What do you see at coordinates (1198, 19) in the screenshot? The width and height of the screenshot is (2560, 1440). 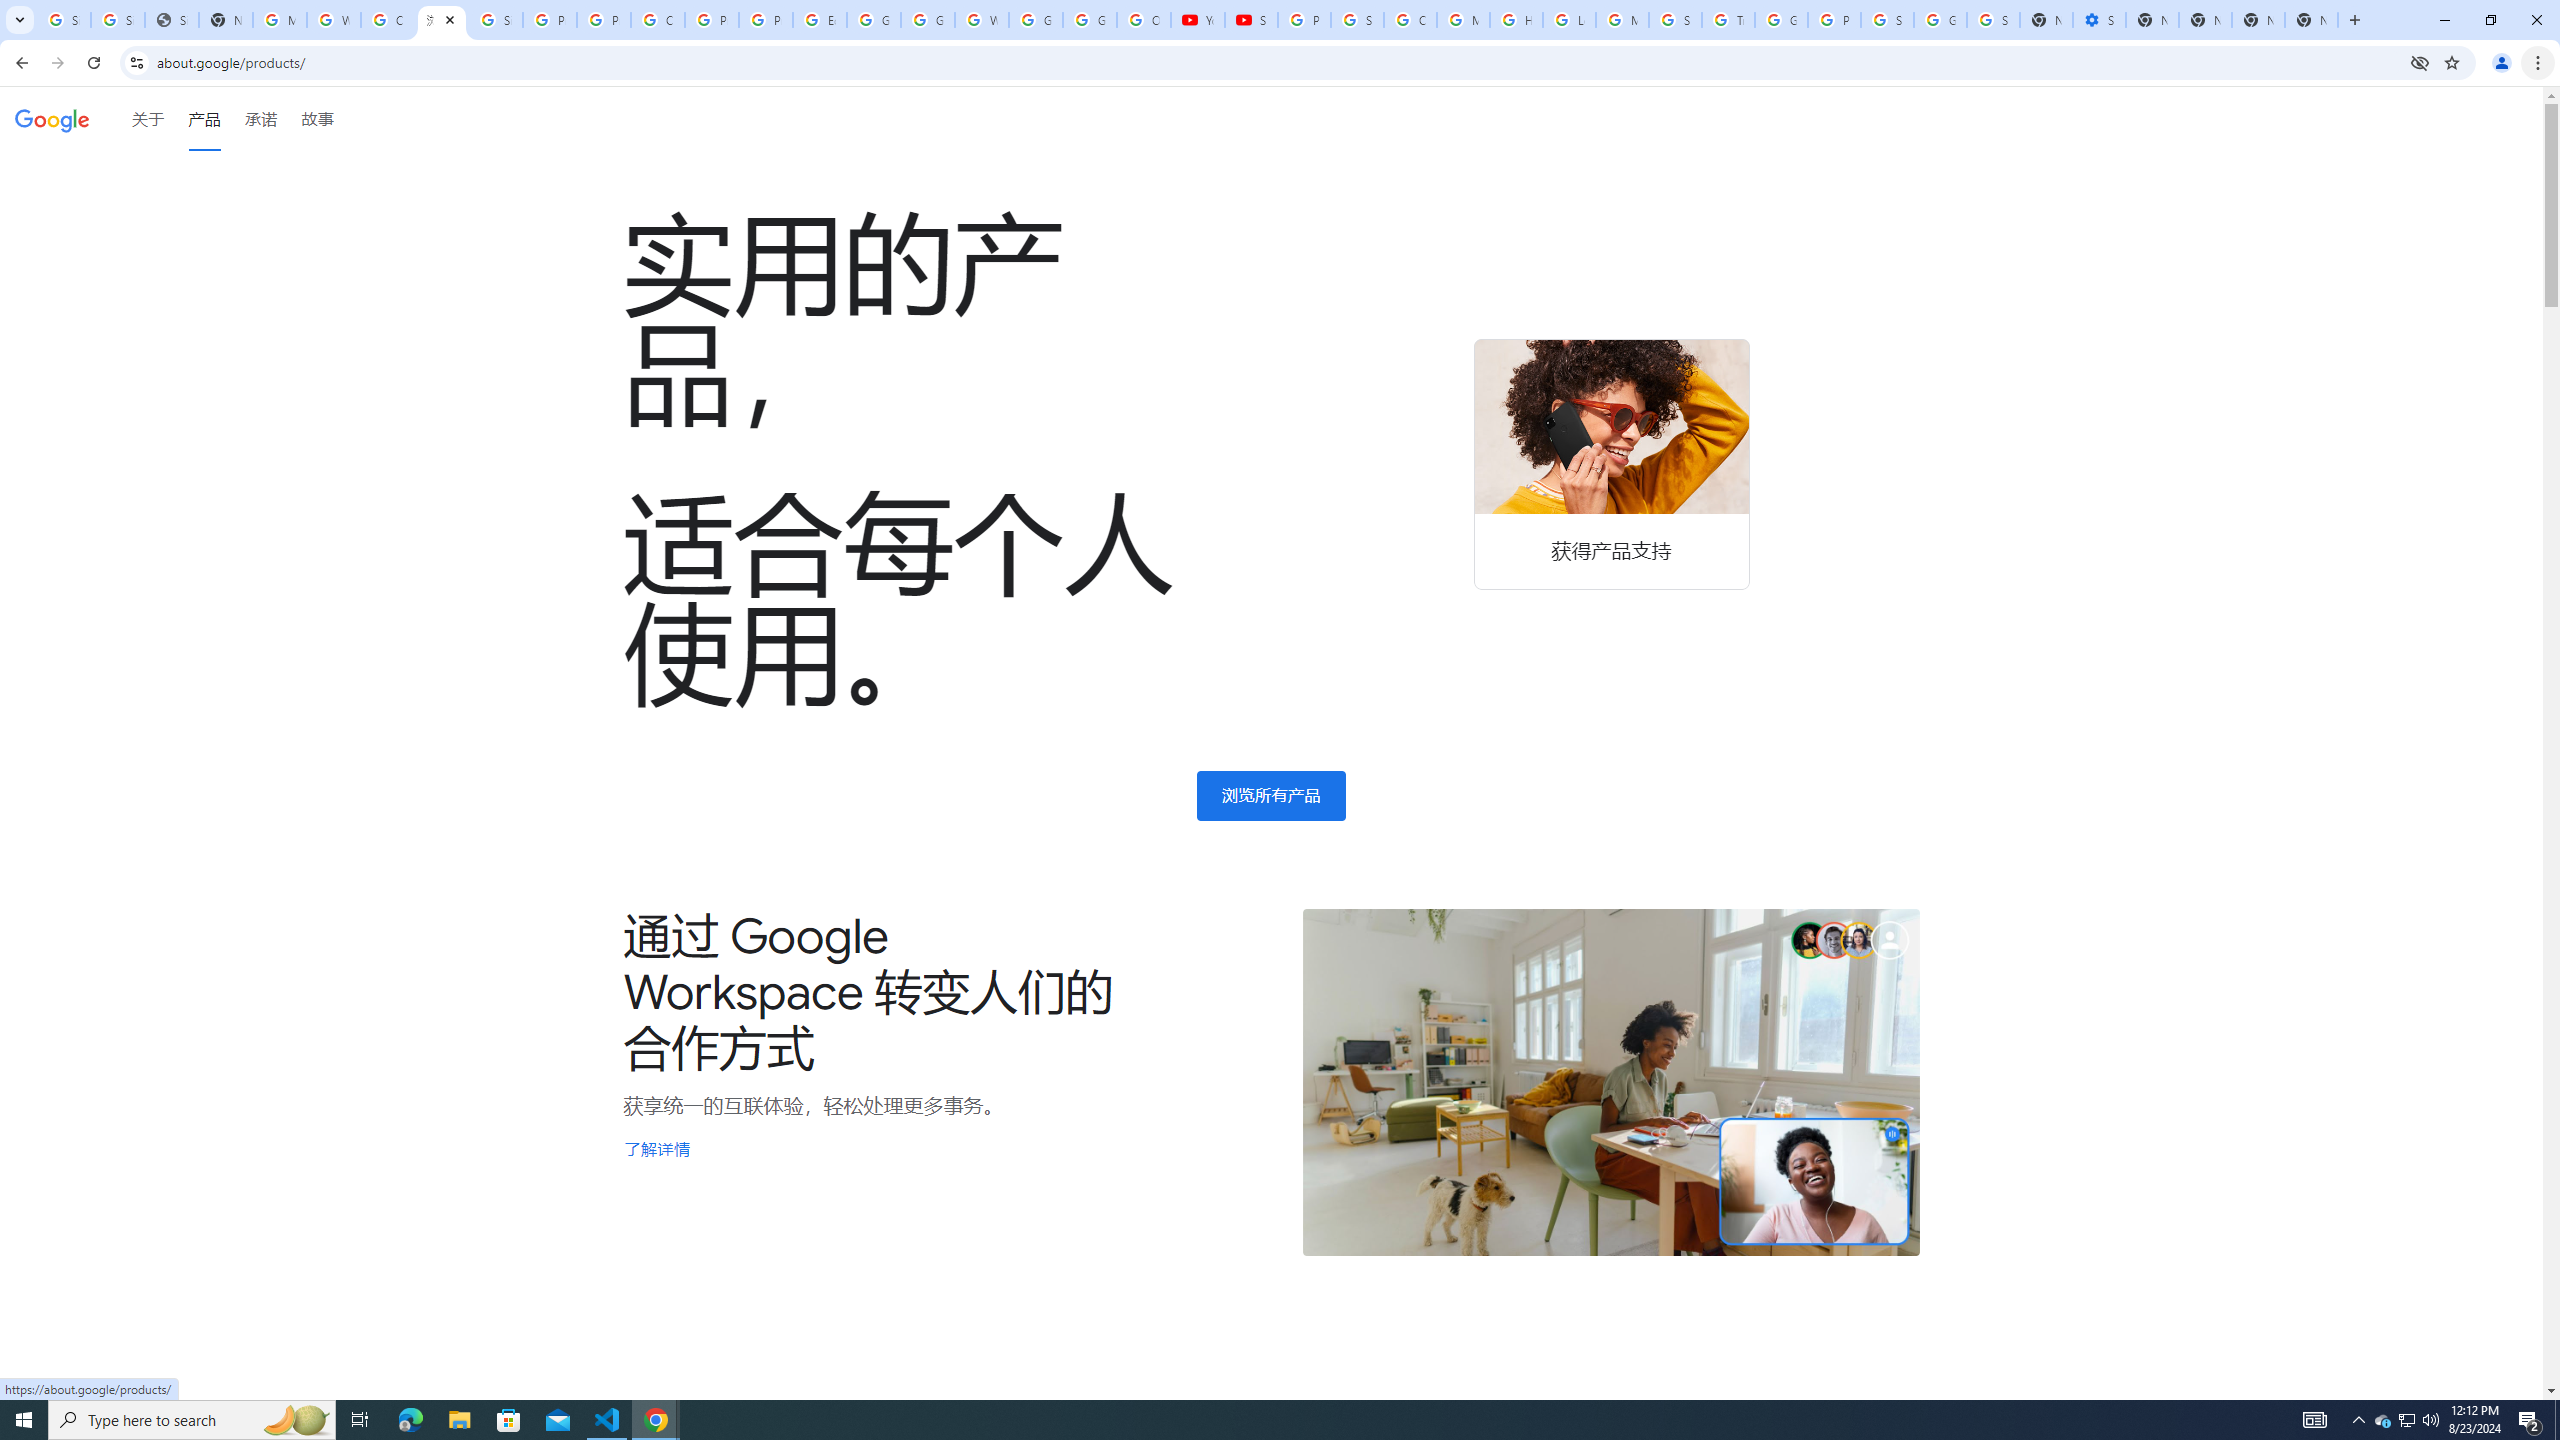 I see `'YouTube'` at bounding box center [1198, 19].